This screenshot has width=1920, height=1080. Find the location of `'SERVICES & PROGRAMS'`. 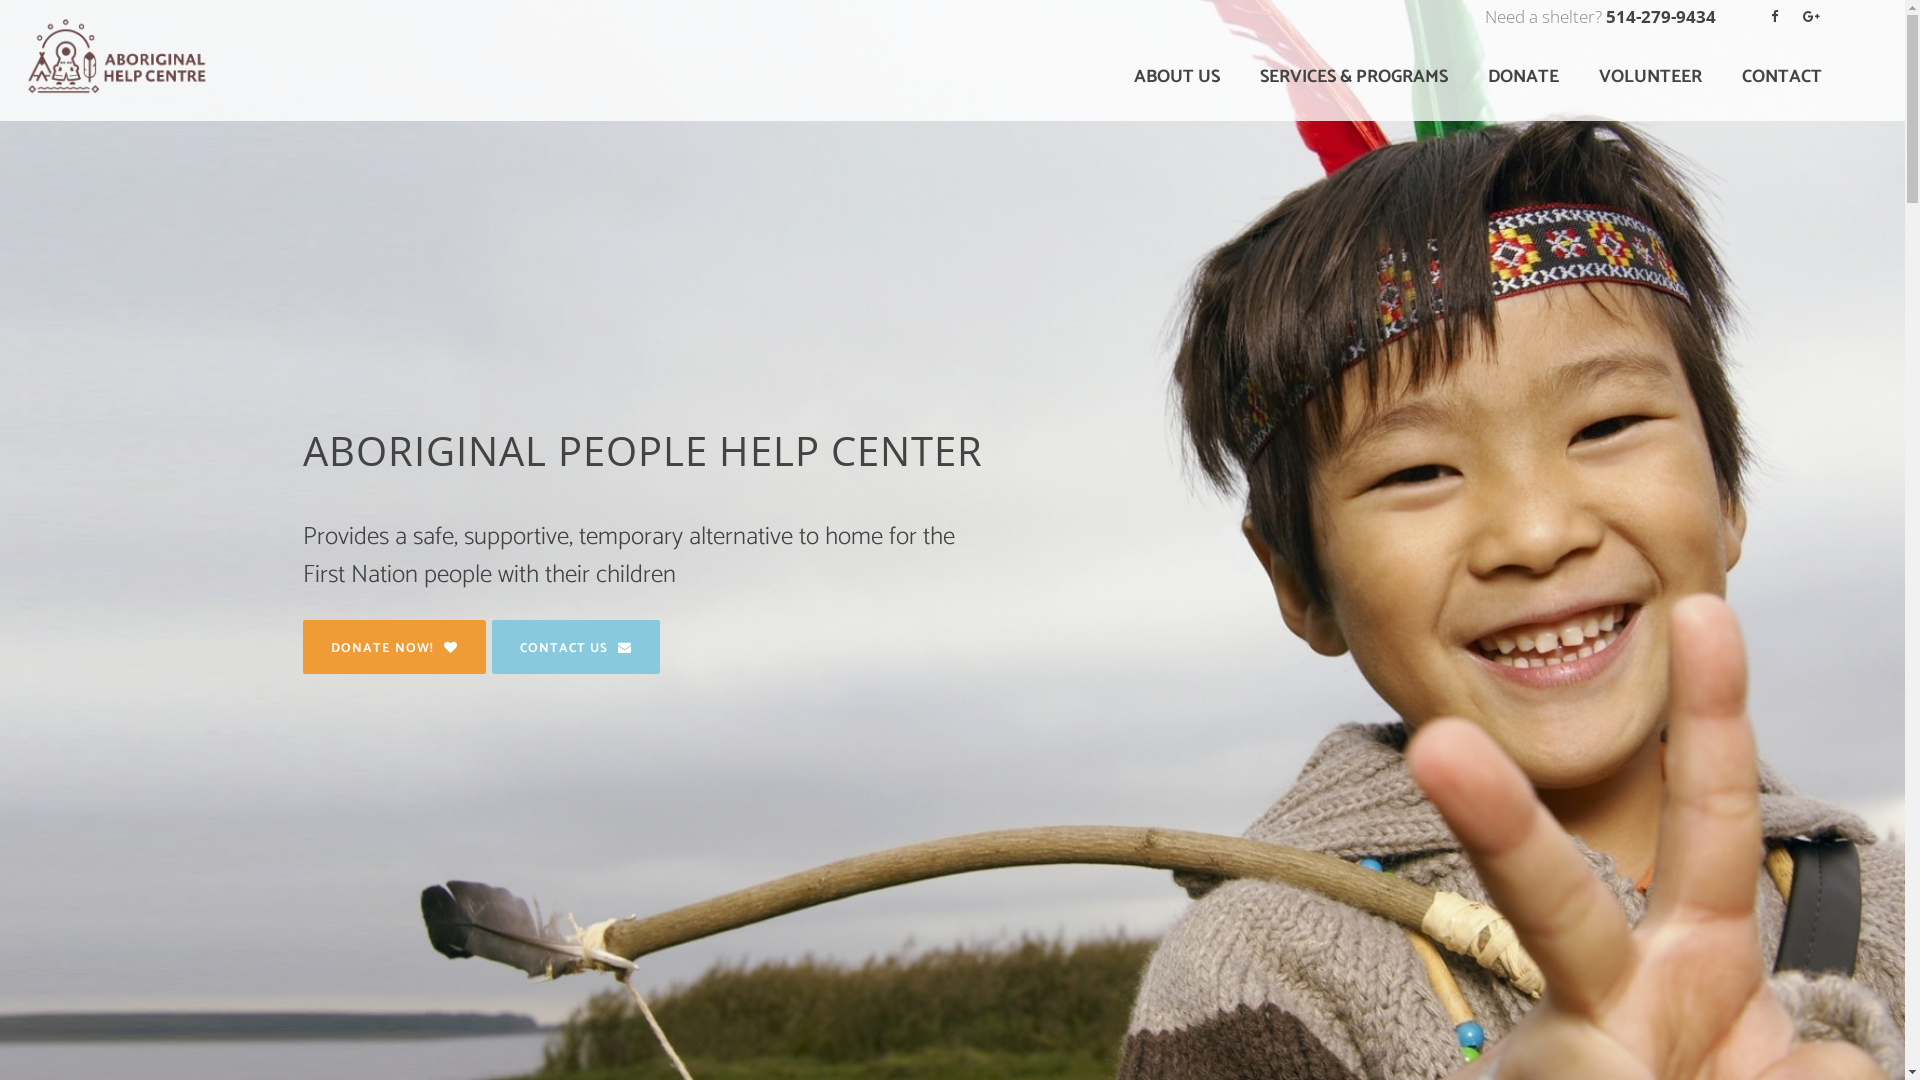

'SERVICES & PROGRAMS' is located at coordinates (1238, 76).